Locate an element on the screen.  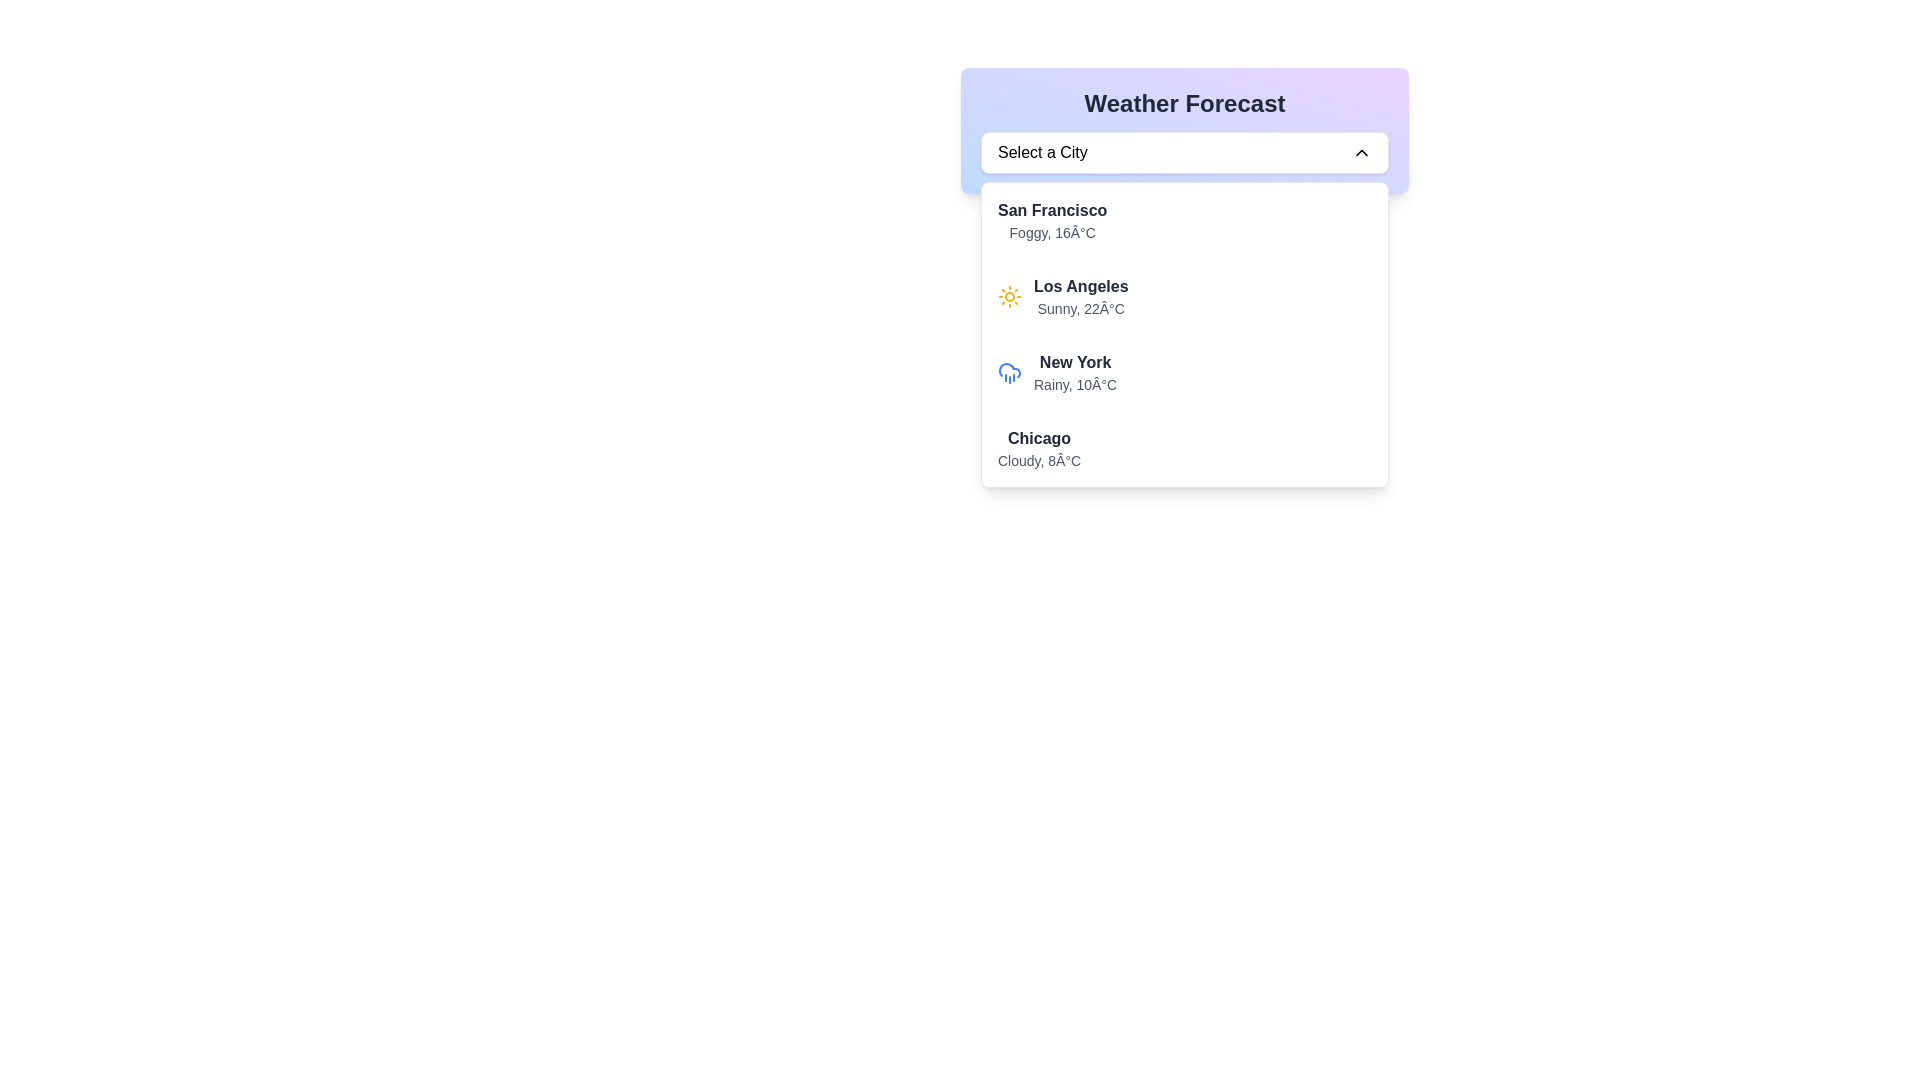
the content of the Text Label displaying 'Cloudy, 8Â°C', which is styled with a smaller font size in gray and positioned directly below the bold text 'Chicago' is located at coordinates (1039, 461).